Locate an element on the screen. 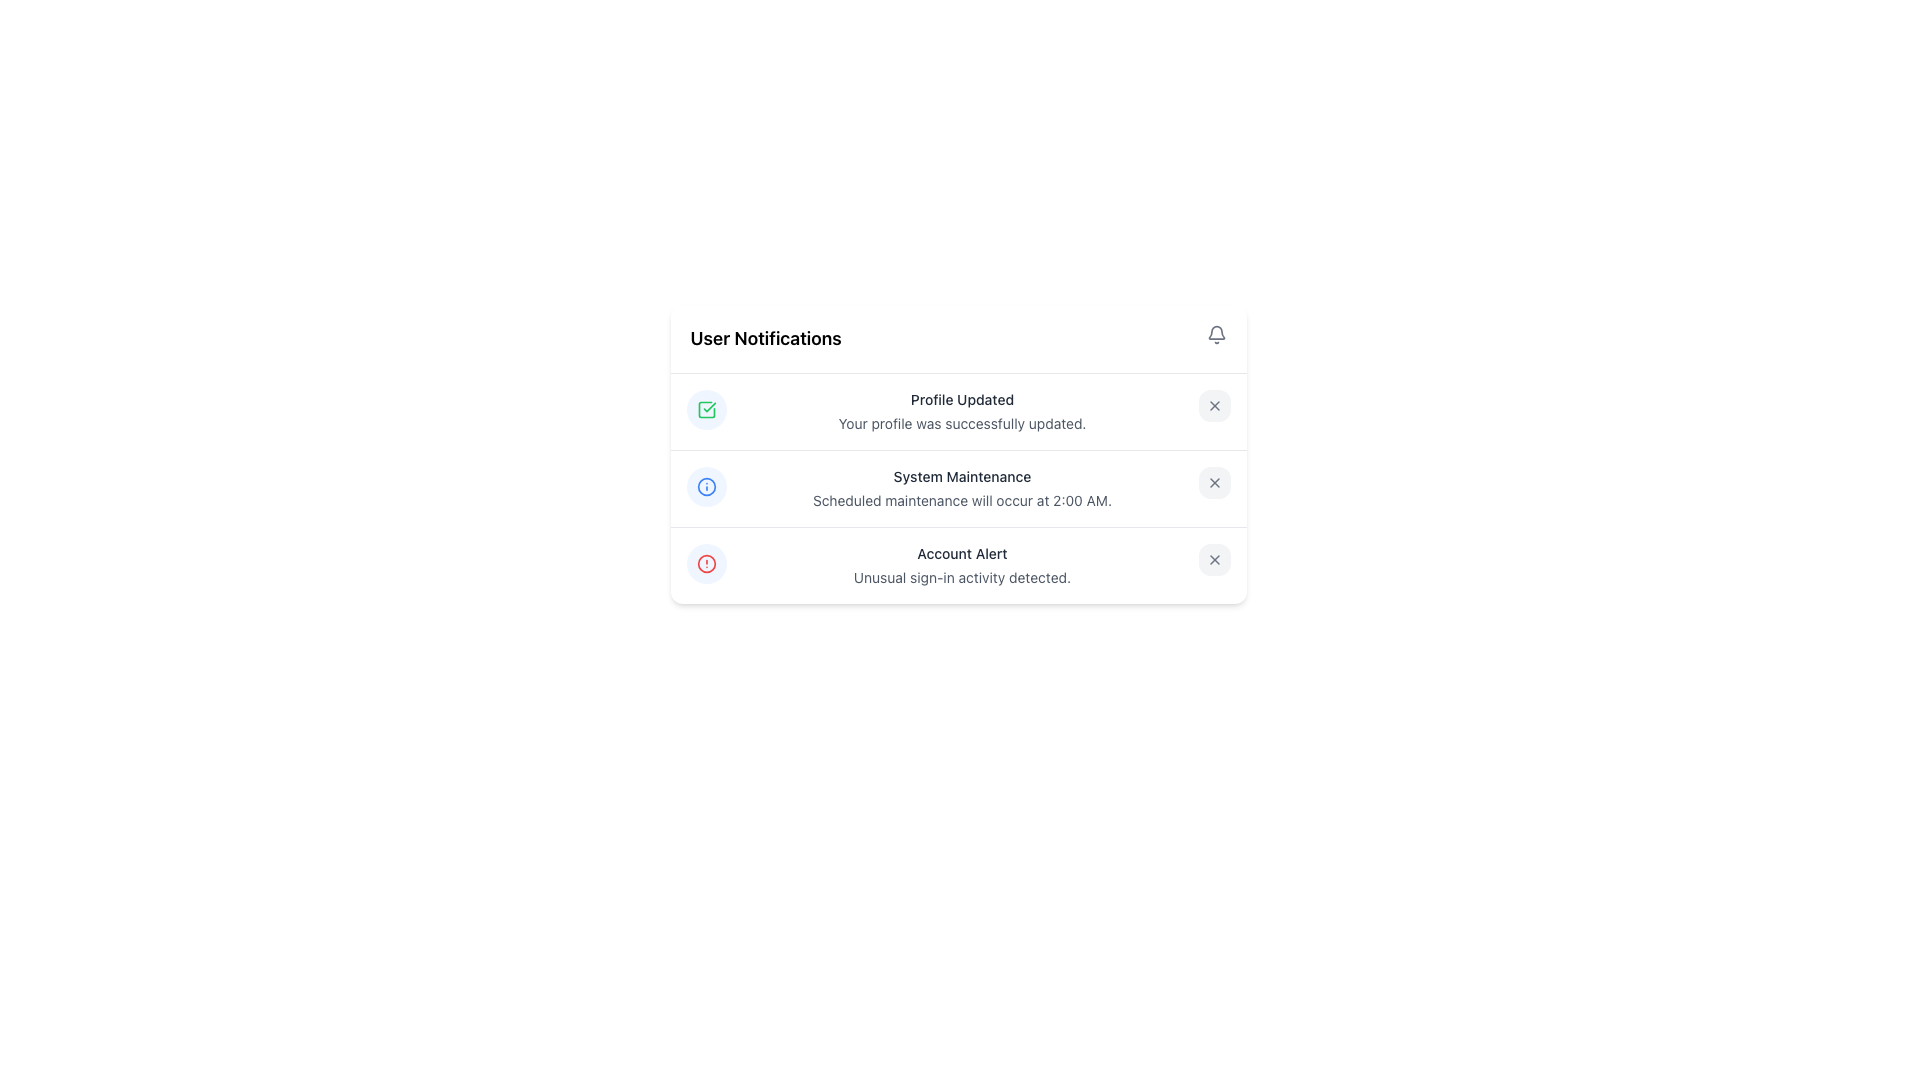 The width and height of the screenshot is (1920, 1080). the textual label displaying 'Profile Updated', which is located in the first notification entry of a notification list, aligned with a green check icon on the left is located at coordinates (962, 400).